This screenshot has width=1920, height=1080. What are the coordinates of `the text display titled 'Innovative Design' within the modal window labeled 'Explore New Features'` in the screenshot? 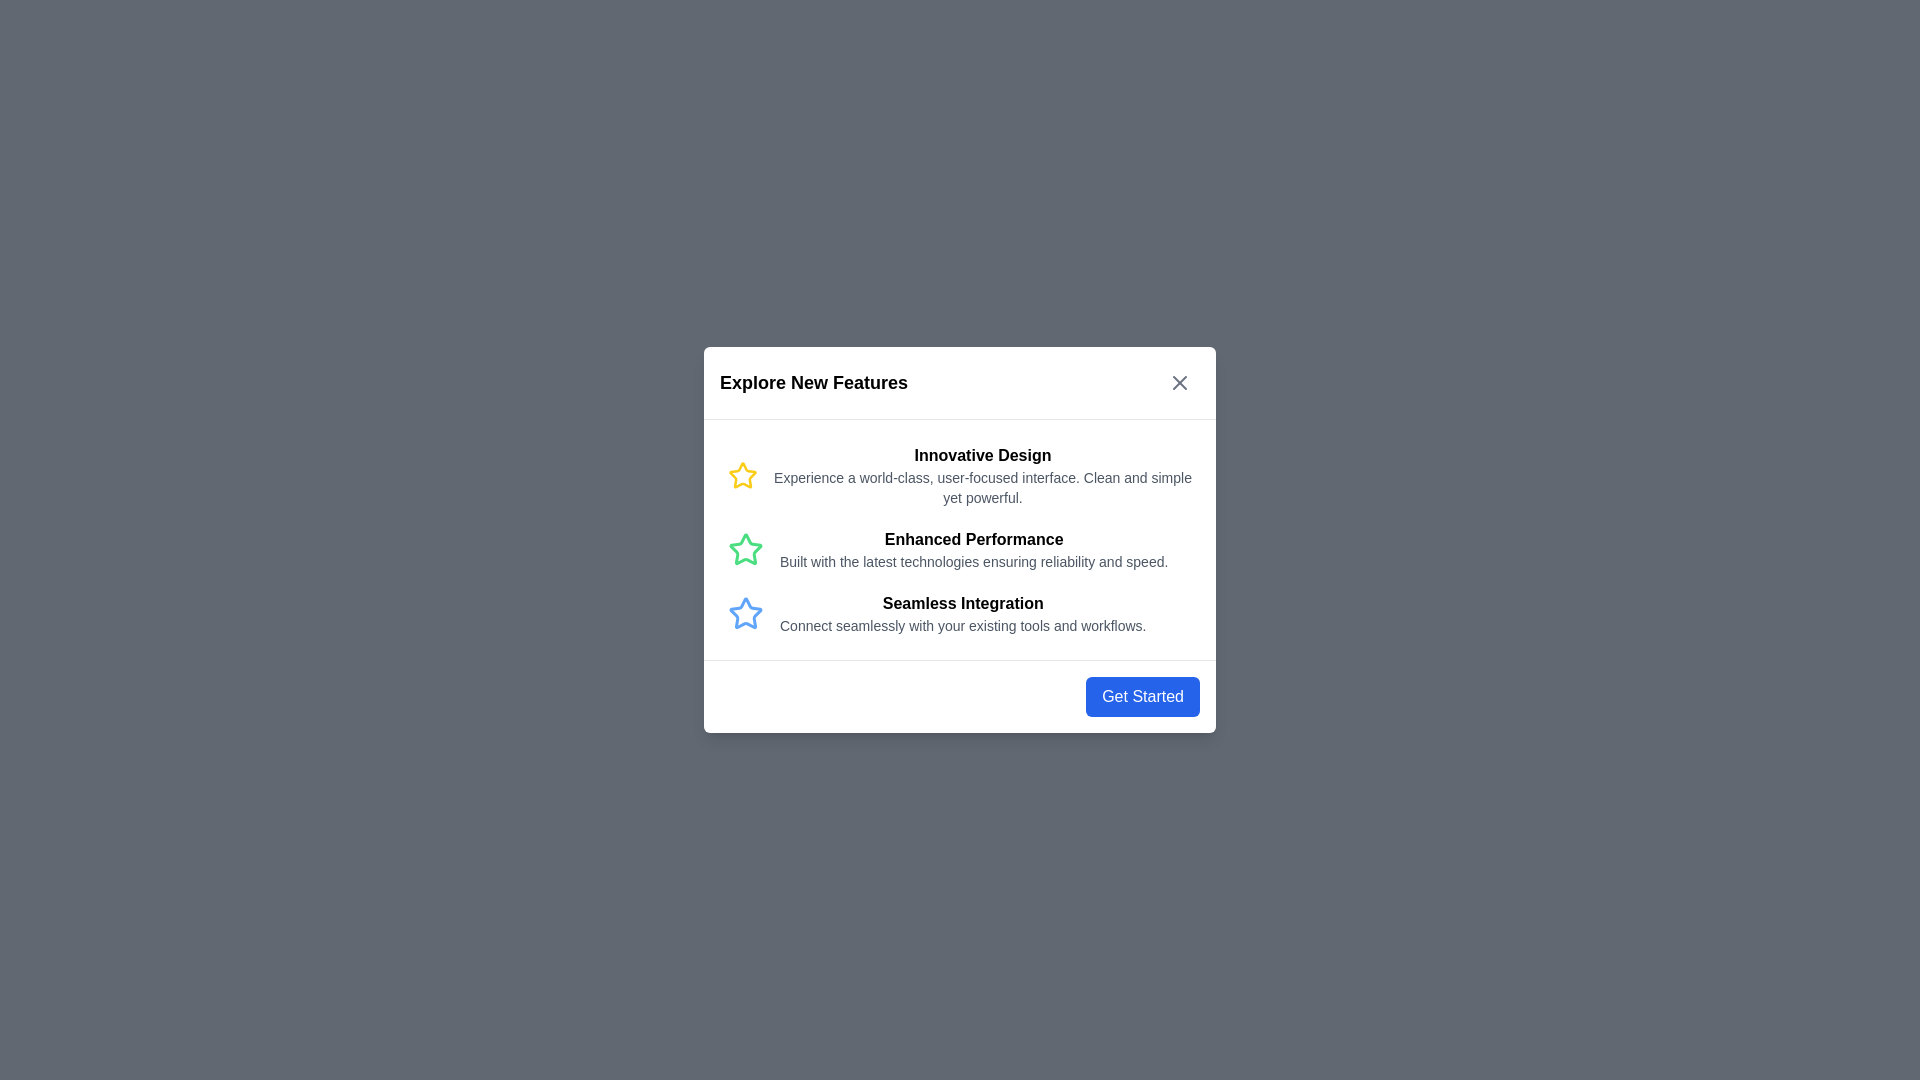 It's located at (983, 475).